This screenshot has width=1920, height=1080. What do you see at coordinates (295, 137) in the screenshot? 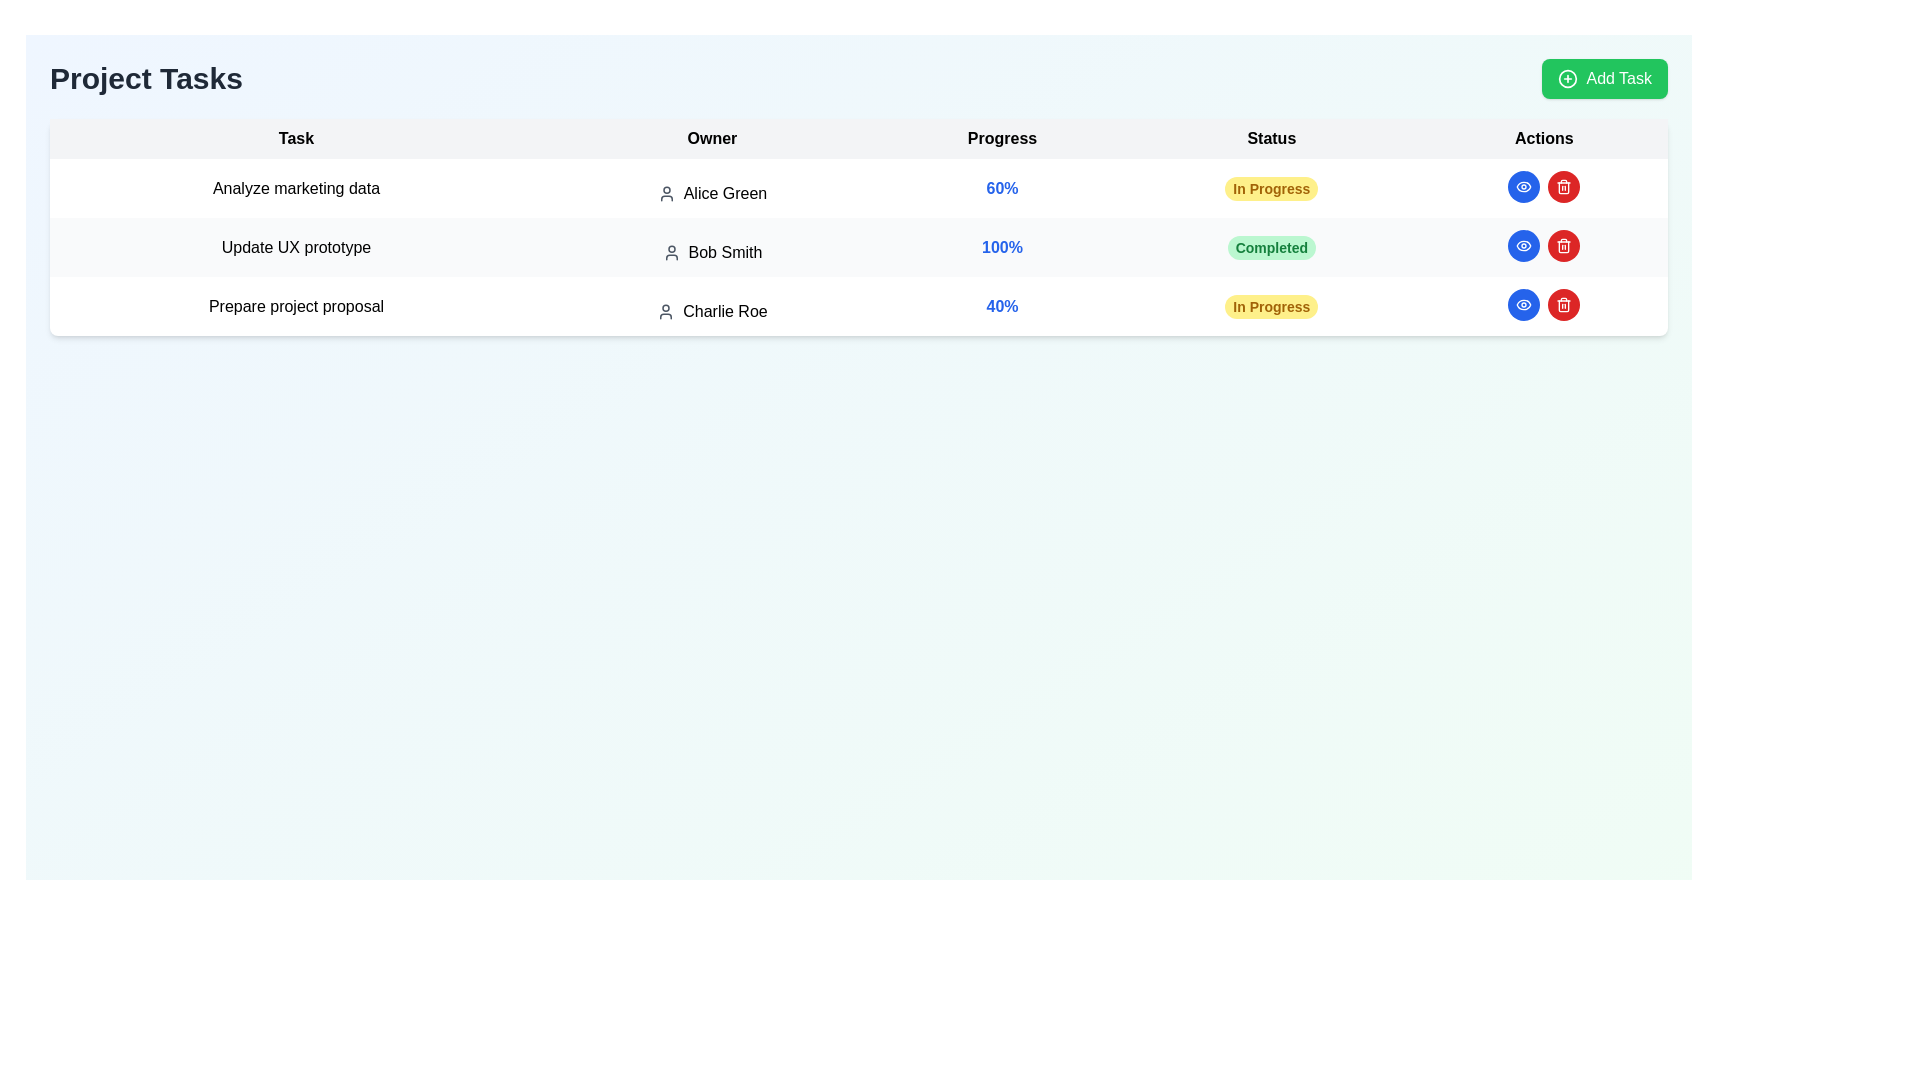
I see `the text label displaying 'Task' in the table header, which is styled with bold black font and centered alignment` at bounding box center [295, 137].